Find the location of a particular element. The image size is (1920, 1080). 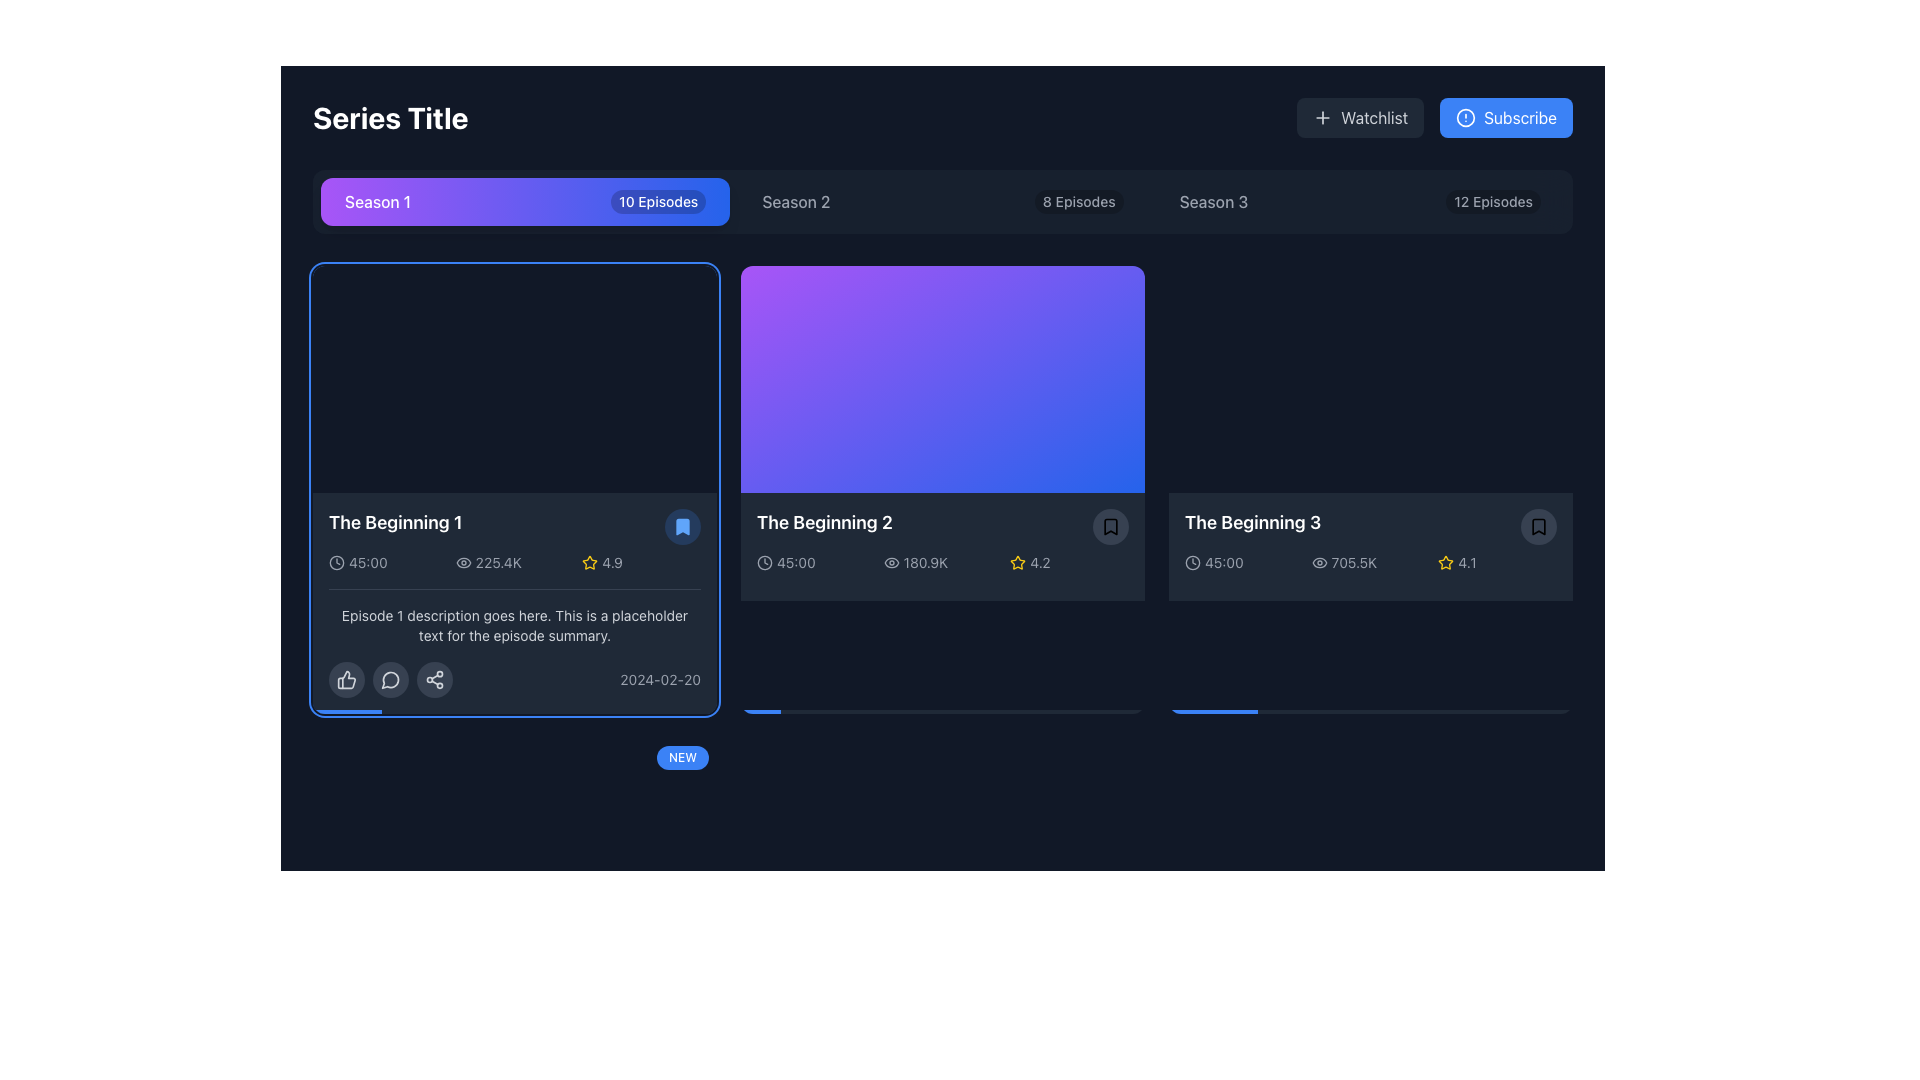

the clock icon located to the left of the '45:00' text within the card titled 'The Beginning 1', which represents the duration of the episode is located at coordinates (763, 563).